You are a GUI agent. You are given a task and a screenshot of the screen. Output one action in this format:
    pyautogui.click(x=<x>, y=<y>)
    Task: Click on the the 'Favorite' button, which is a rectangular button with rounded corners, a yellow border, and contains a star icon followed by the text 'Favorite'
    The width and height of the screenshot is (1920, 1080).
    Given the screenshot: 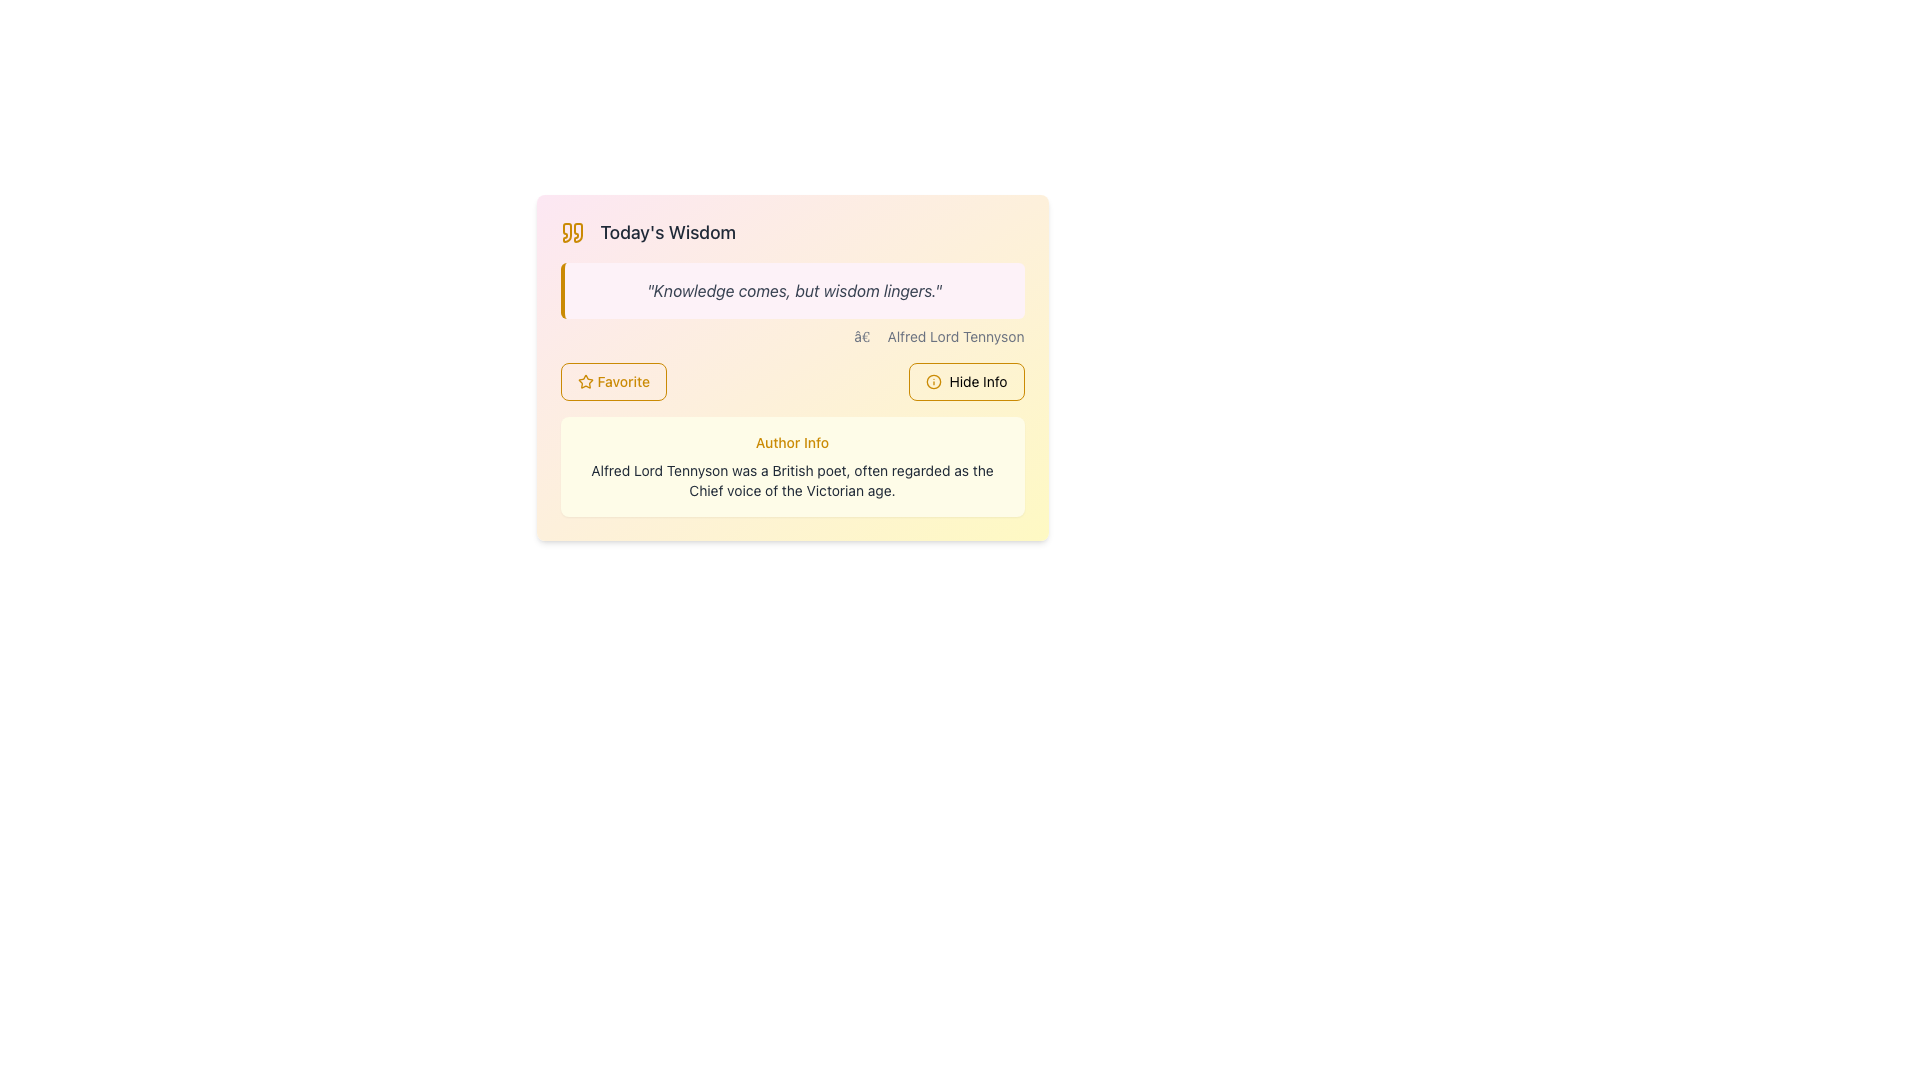 What is the action you would take?
    pyautogui.click(x=612, y=381)
    